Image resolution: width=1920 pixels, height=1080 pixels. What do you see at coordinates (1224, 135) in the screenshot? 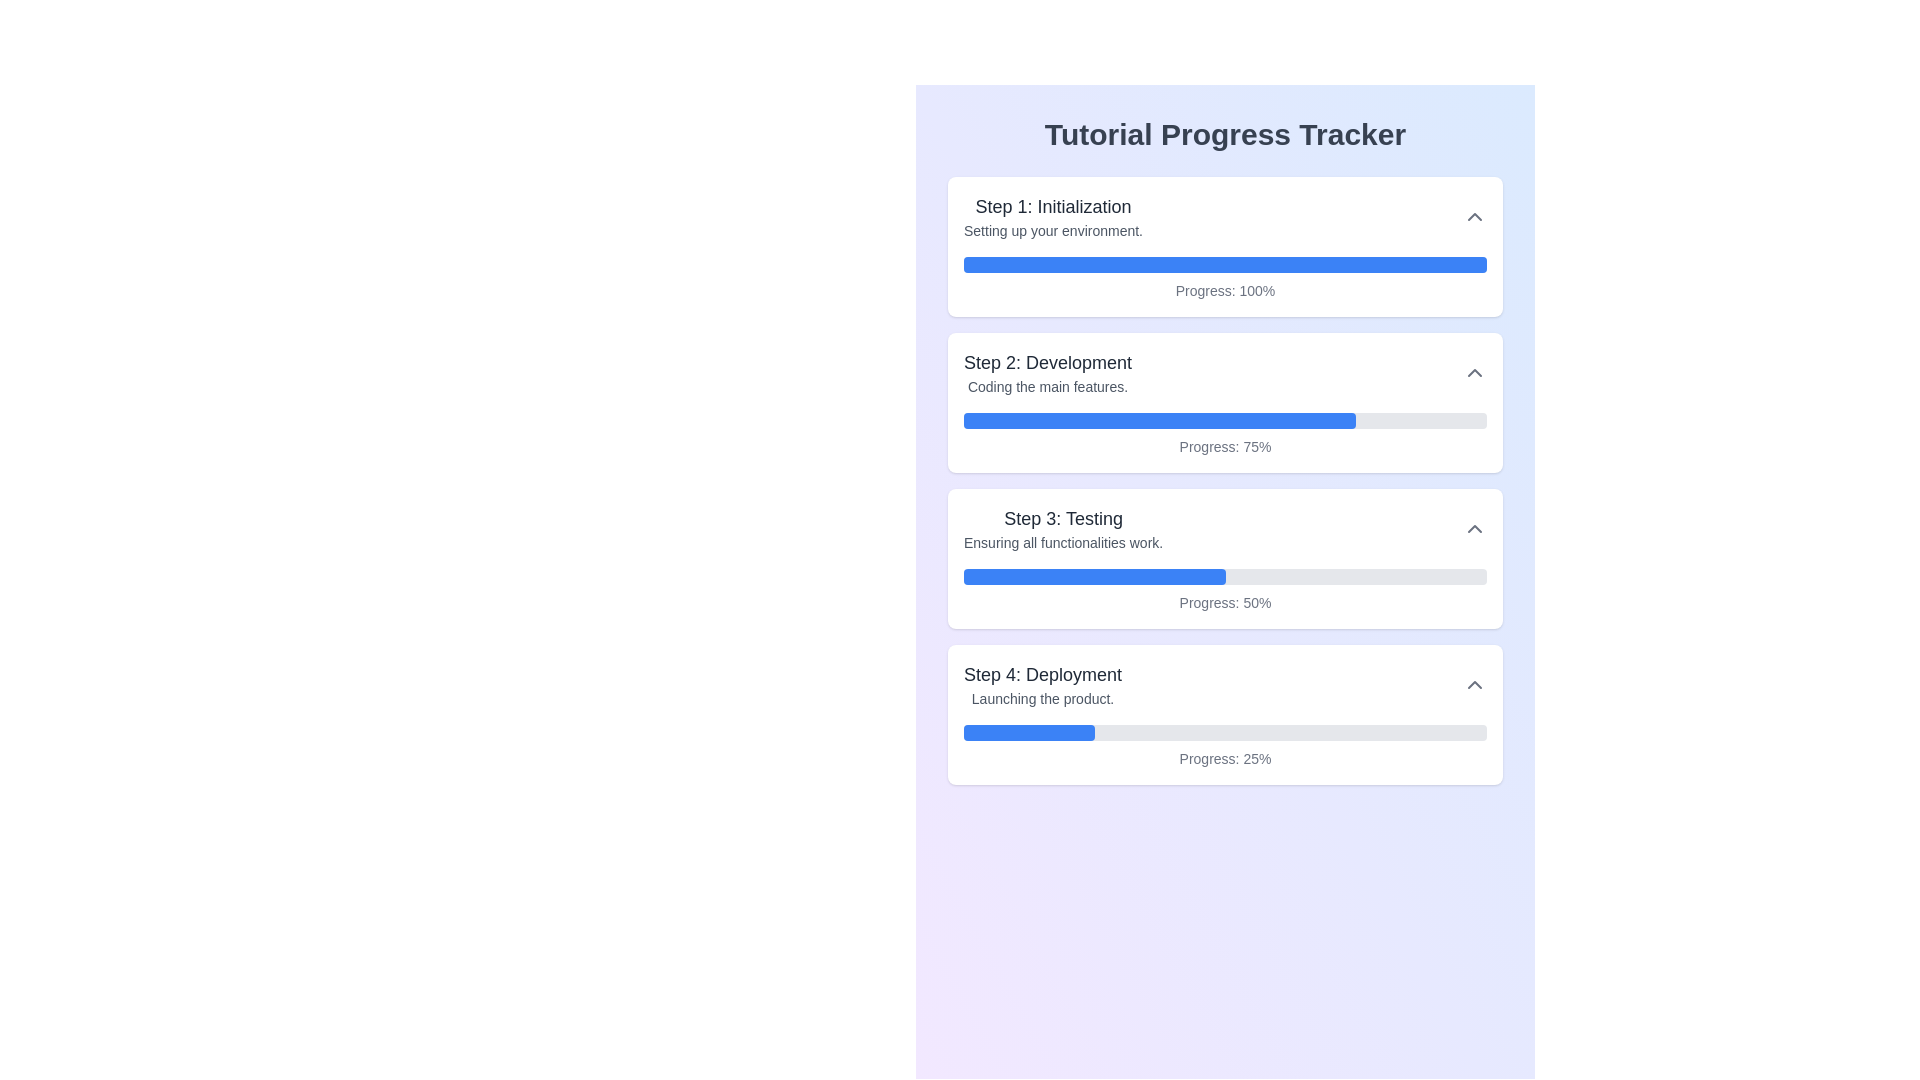
I see `text content of the title header that indicates the purpose of the interface segment for tracking tutorials' progress, positioned at the top section of the layout` at bounding box center [1224, 135].